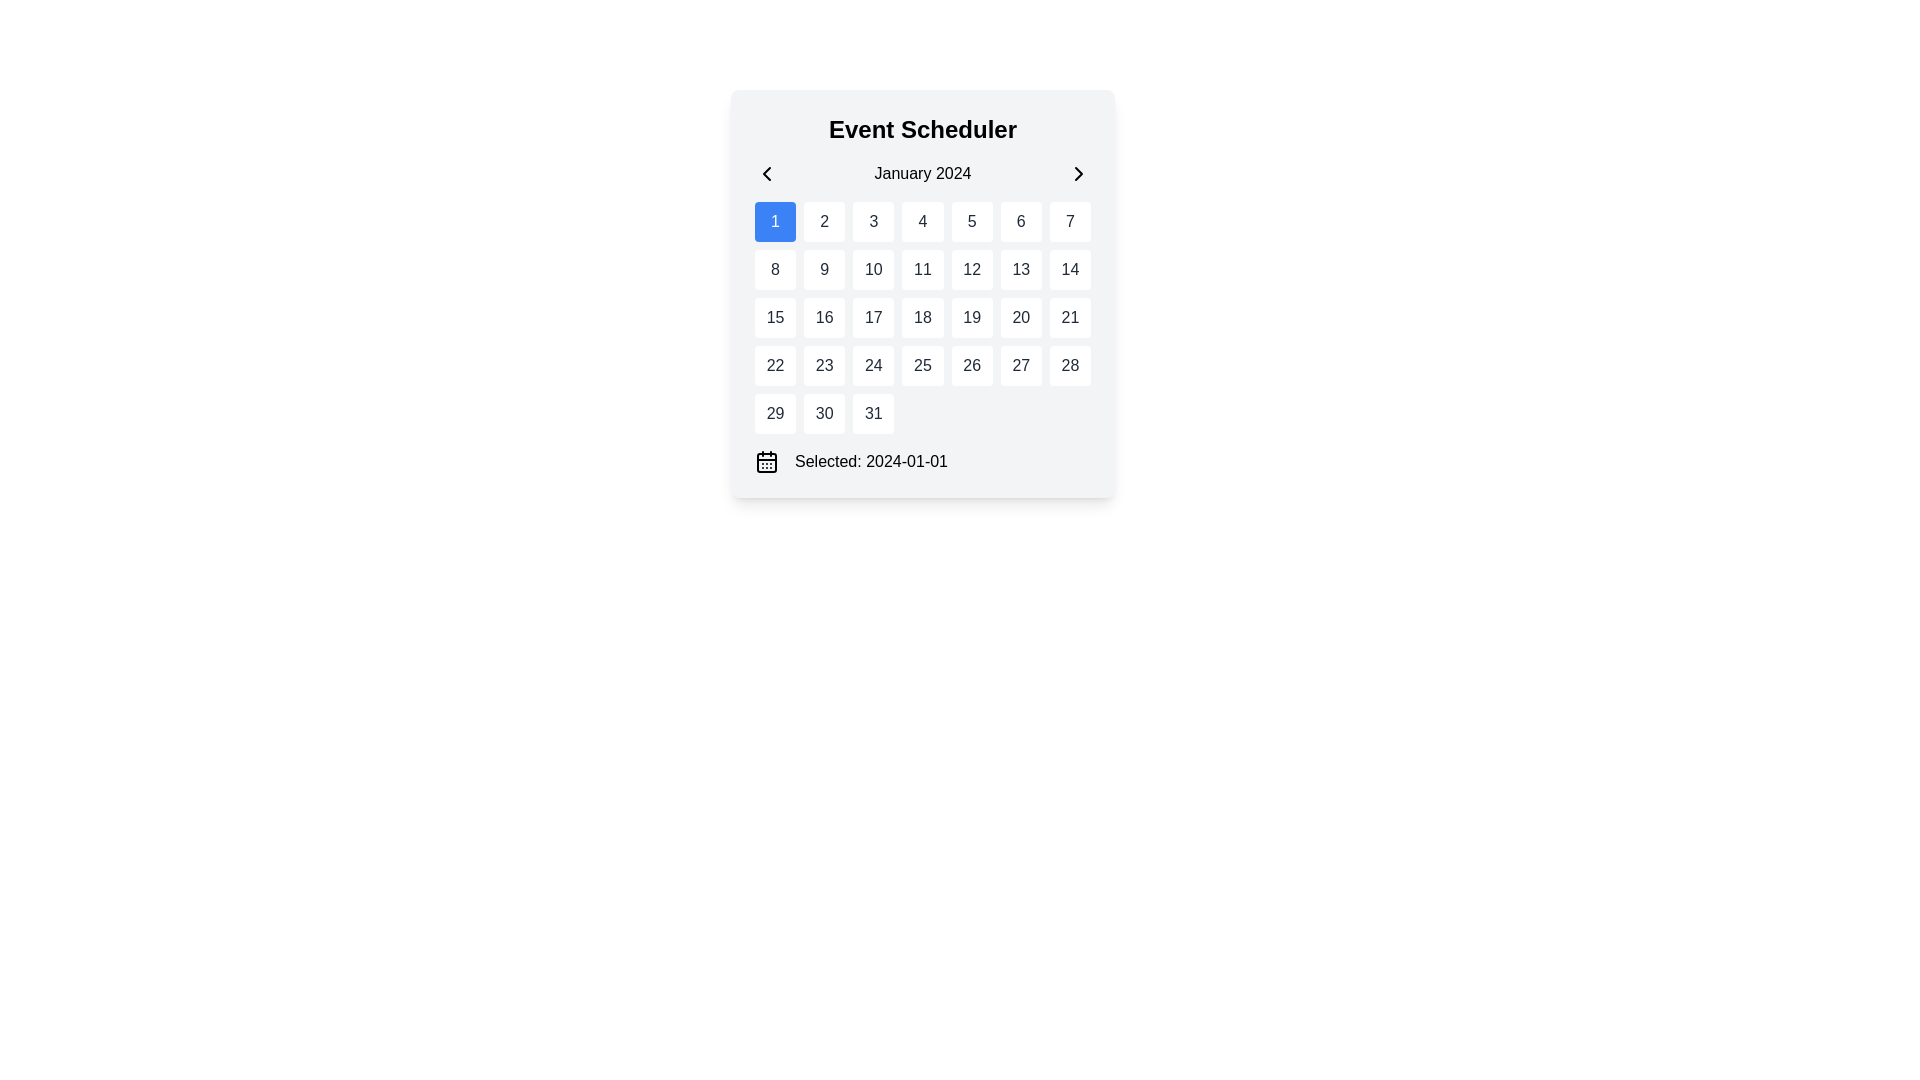 The height and width of the screenshot is (1080, 1920). I want to click on the calendar date cell button labeled '4', so click(920, 222).